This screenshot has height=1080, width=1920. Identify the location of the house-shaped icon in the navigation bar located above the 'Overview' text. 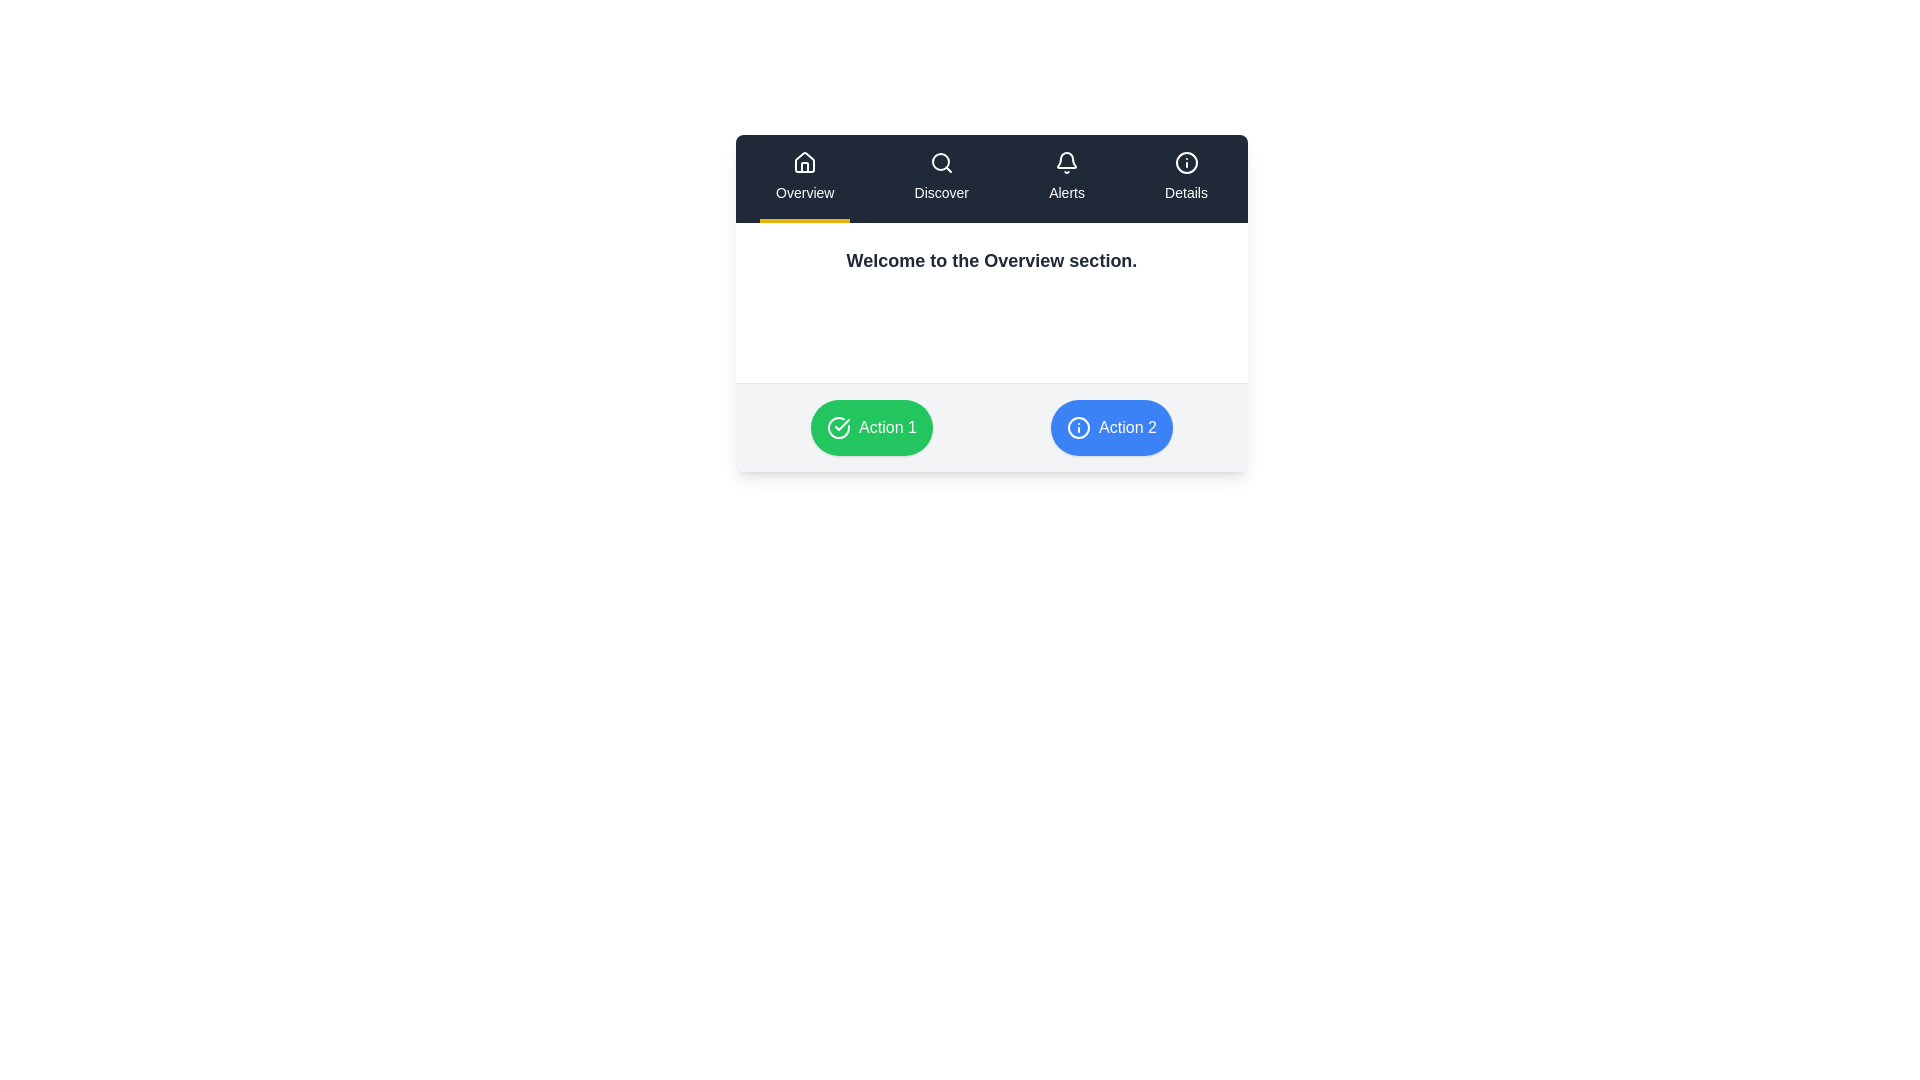
(805, 161).